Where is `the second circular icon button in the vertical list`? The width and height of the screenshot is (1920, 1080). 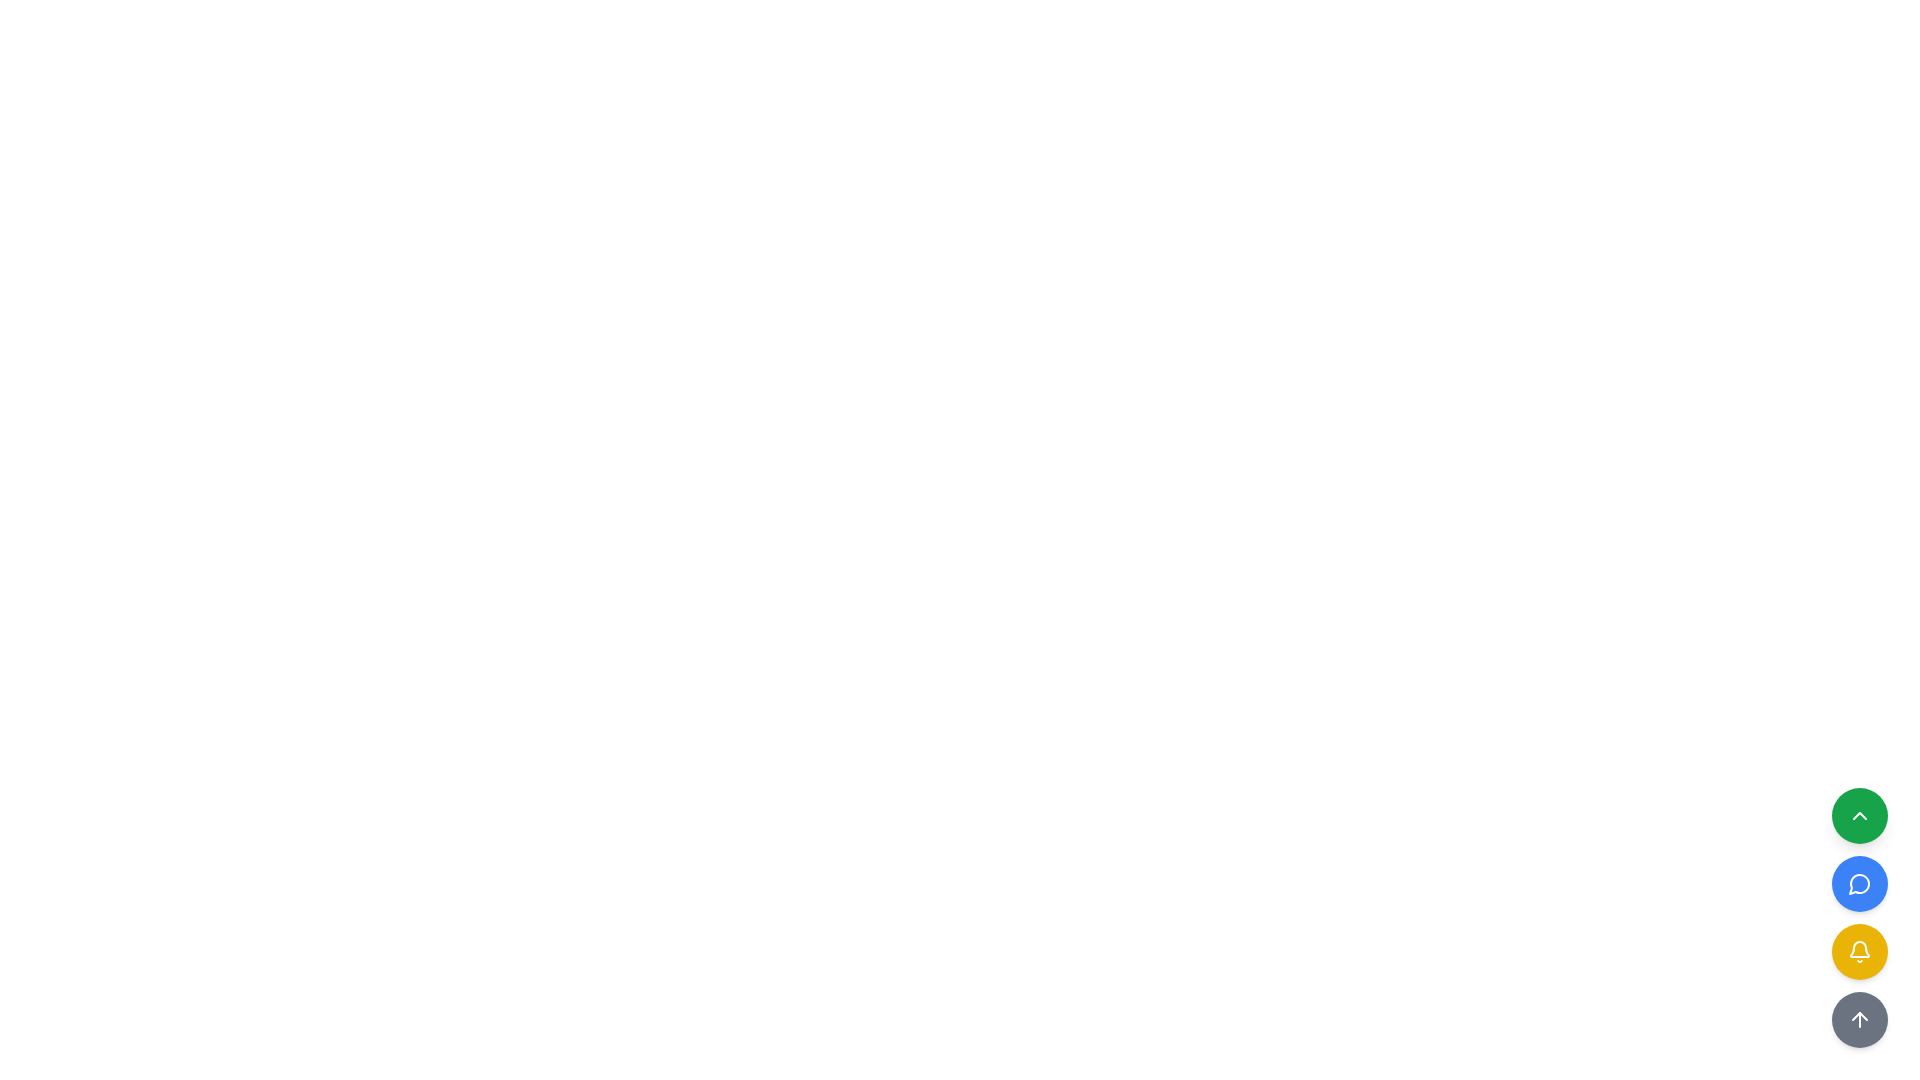
the second circular icon button in the vertical list is located at coordinates (1859, 882).